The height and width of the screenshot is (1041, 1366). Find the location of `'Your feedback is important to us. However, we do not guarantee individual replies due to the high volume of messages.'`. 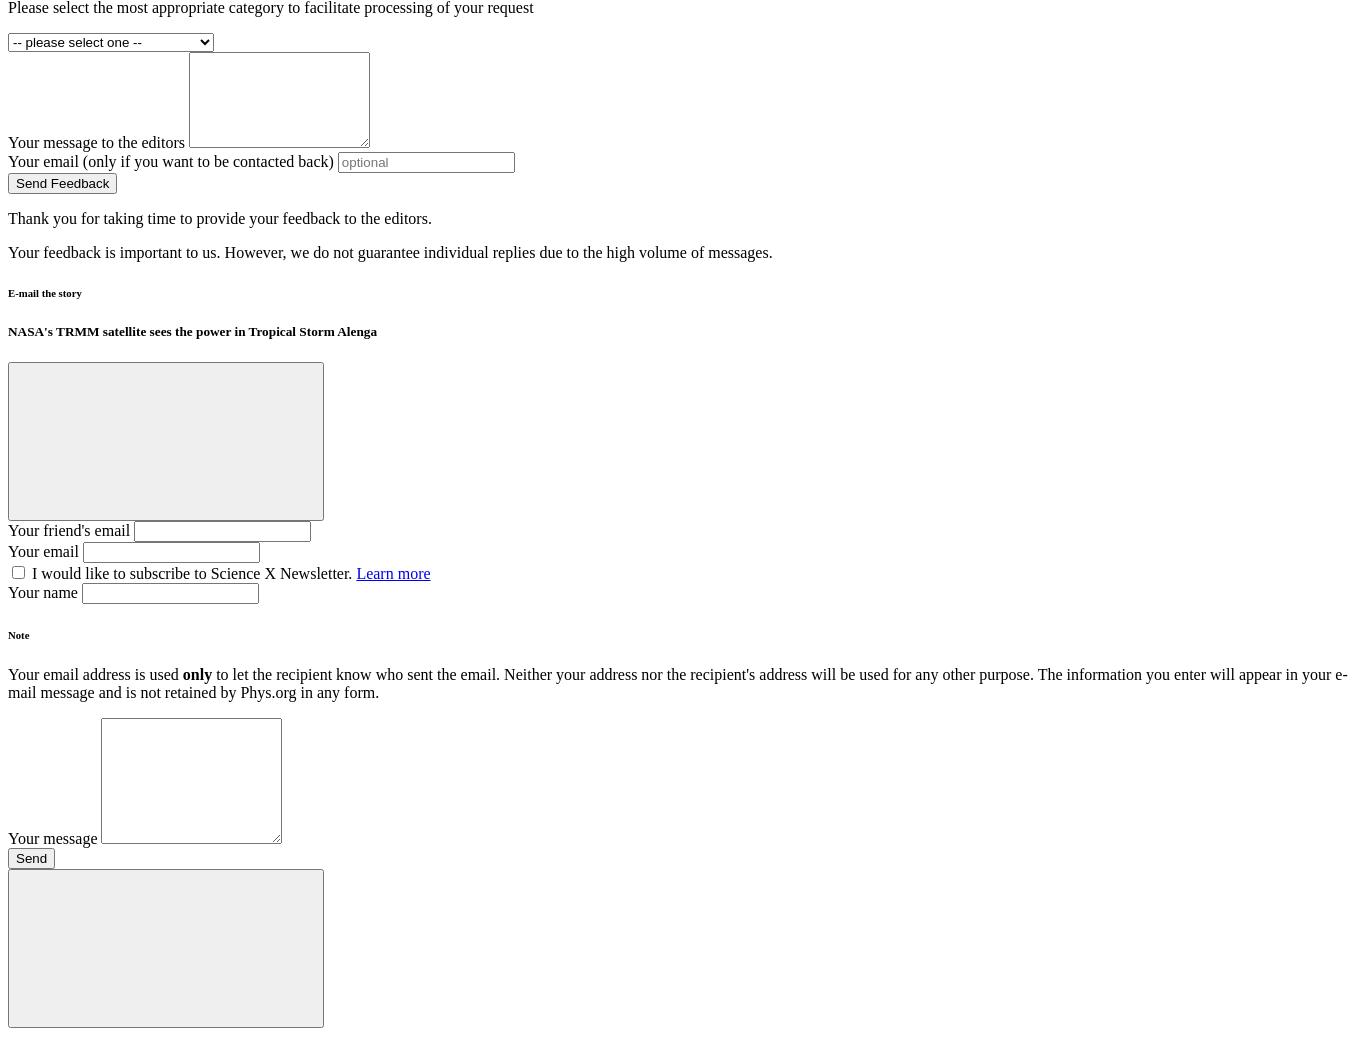

'Your feedback is important to us. However, we do not guarantee individual replies due to the high volume of messages.' is located at coordinates (388, 250).